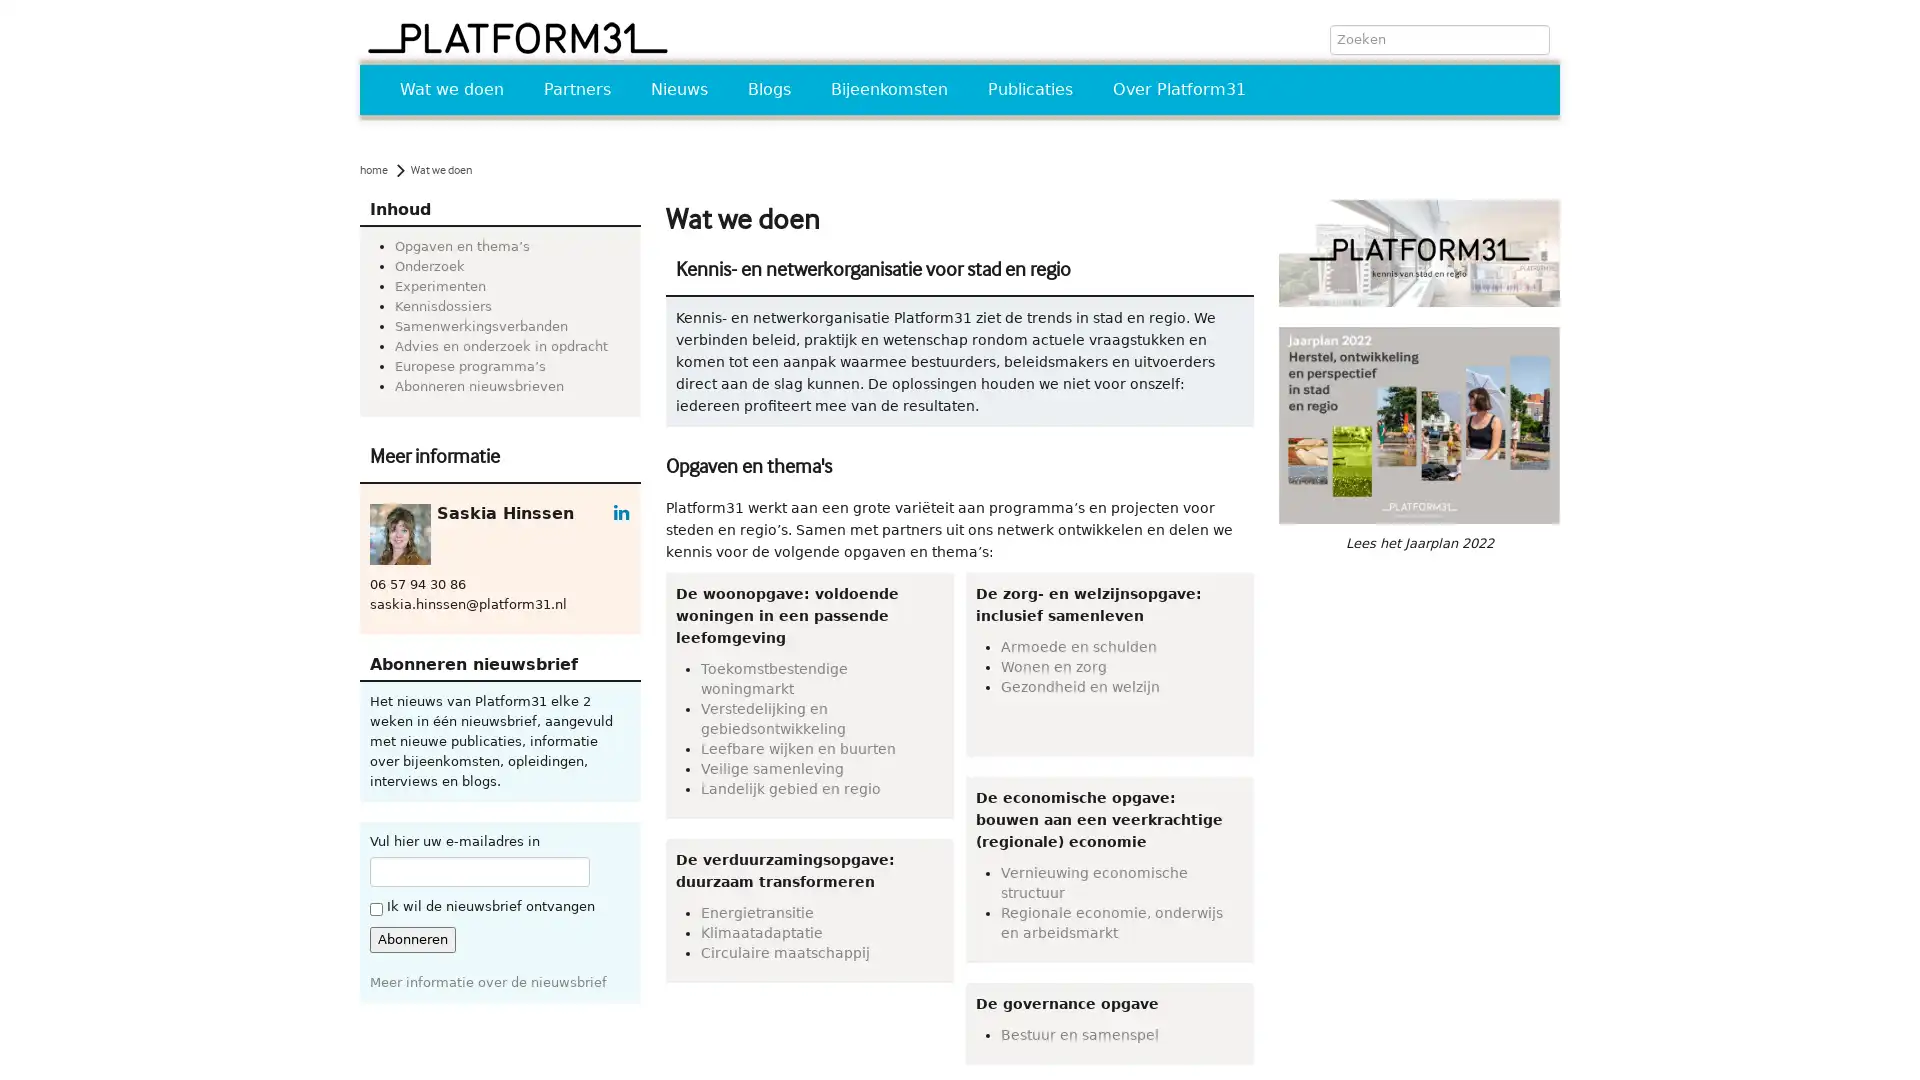 The image size is (1920, 1080). I want to click on Abonneren, so click(411, 938).